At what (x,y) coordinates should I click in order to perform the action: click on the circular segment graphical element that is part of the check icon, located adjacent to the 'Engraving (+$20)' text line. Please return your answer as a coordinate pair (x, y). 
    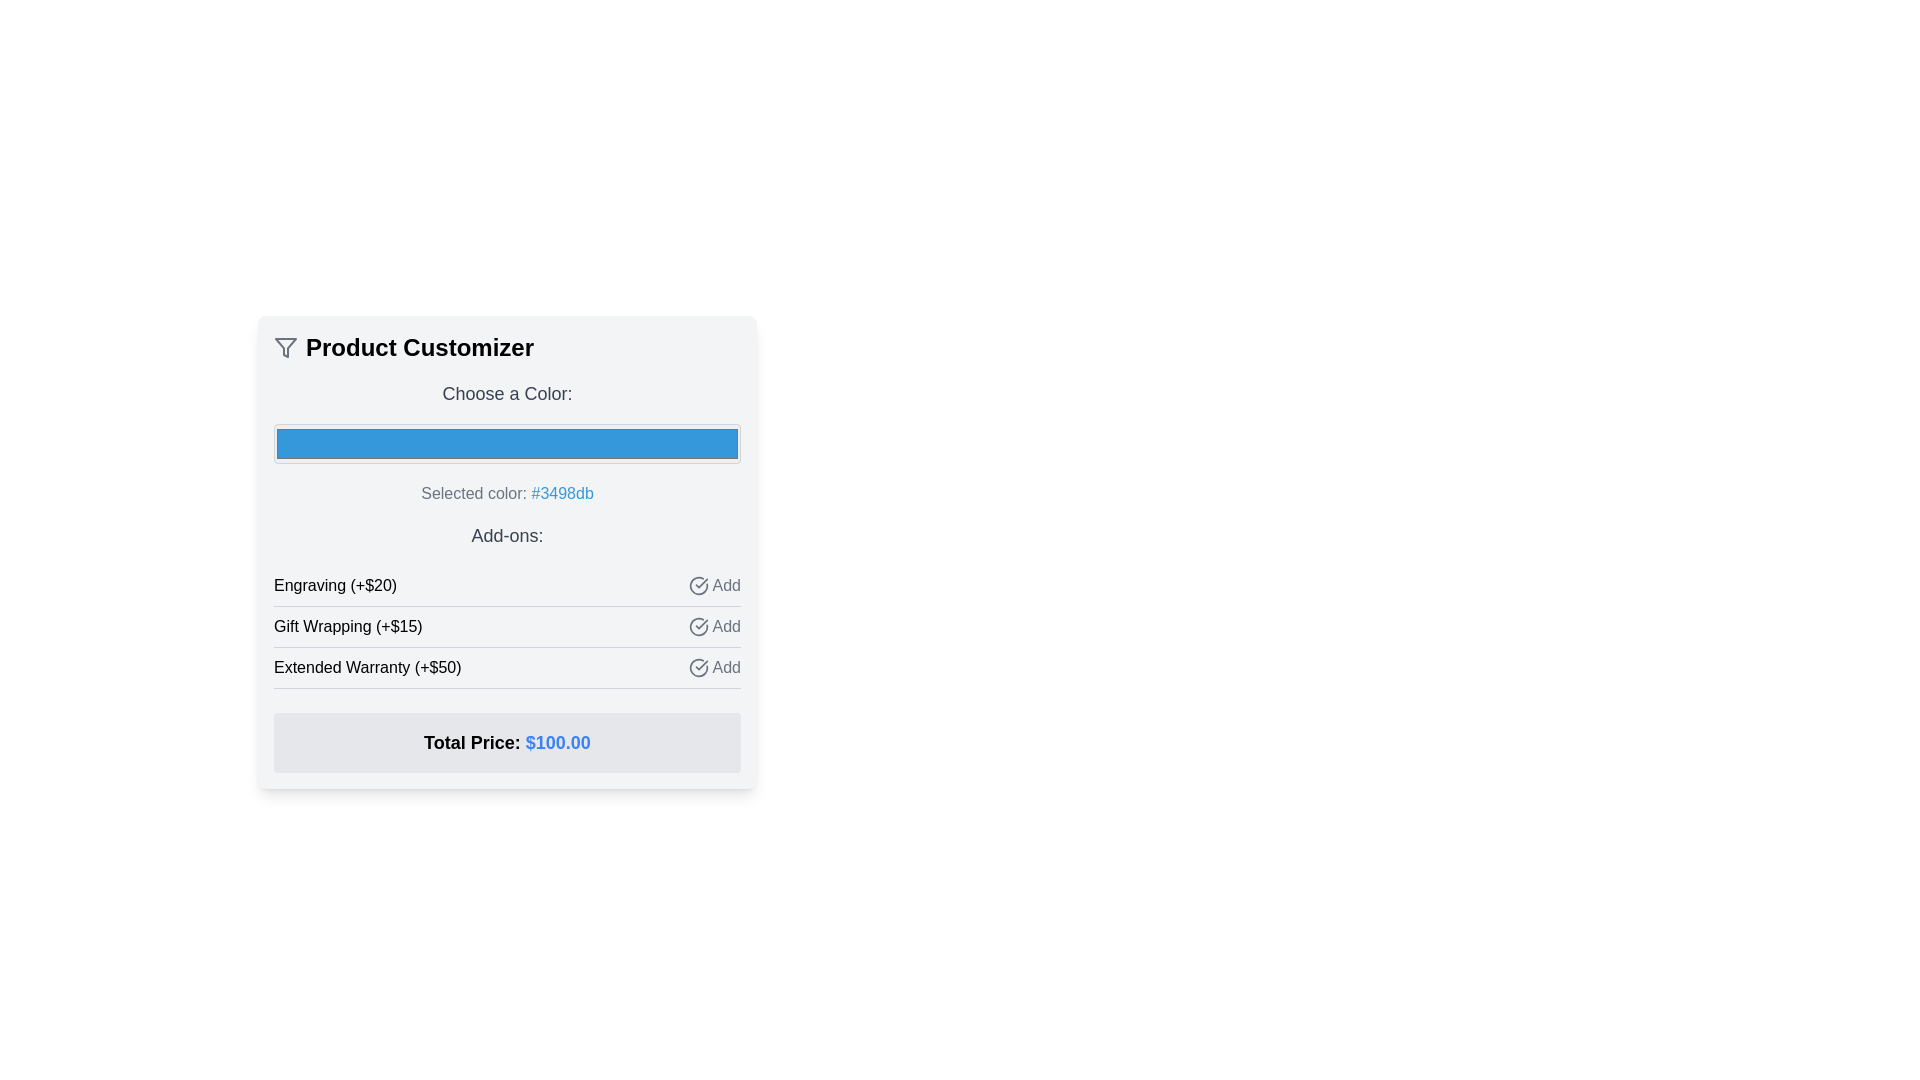
    Looking at the image, I should click on (698, 585).